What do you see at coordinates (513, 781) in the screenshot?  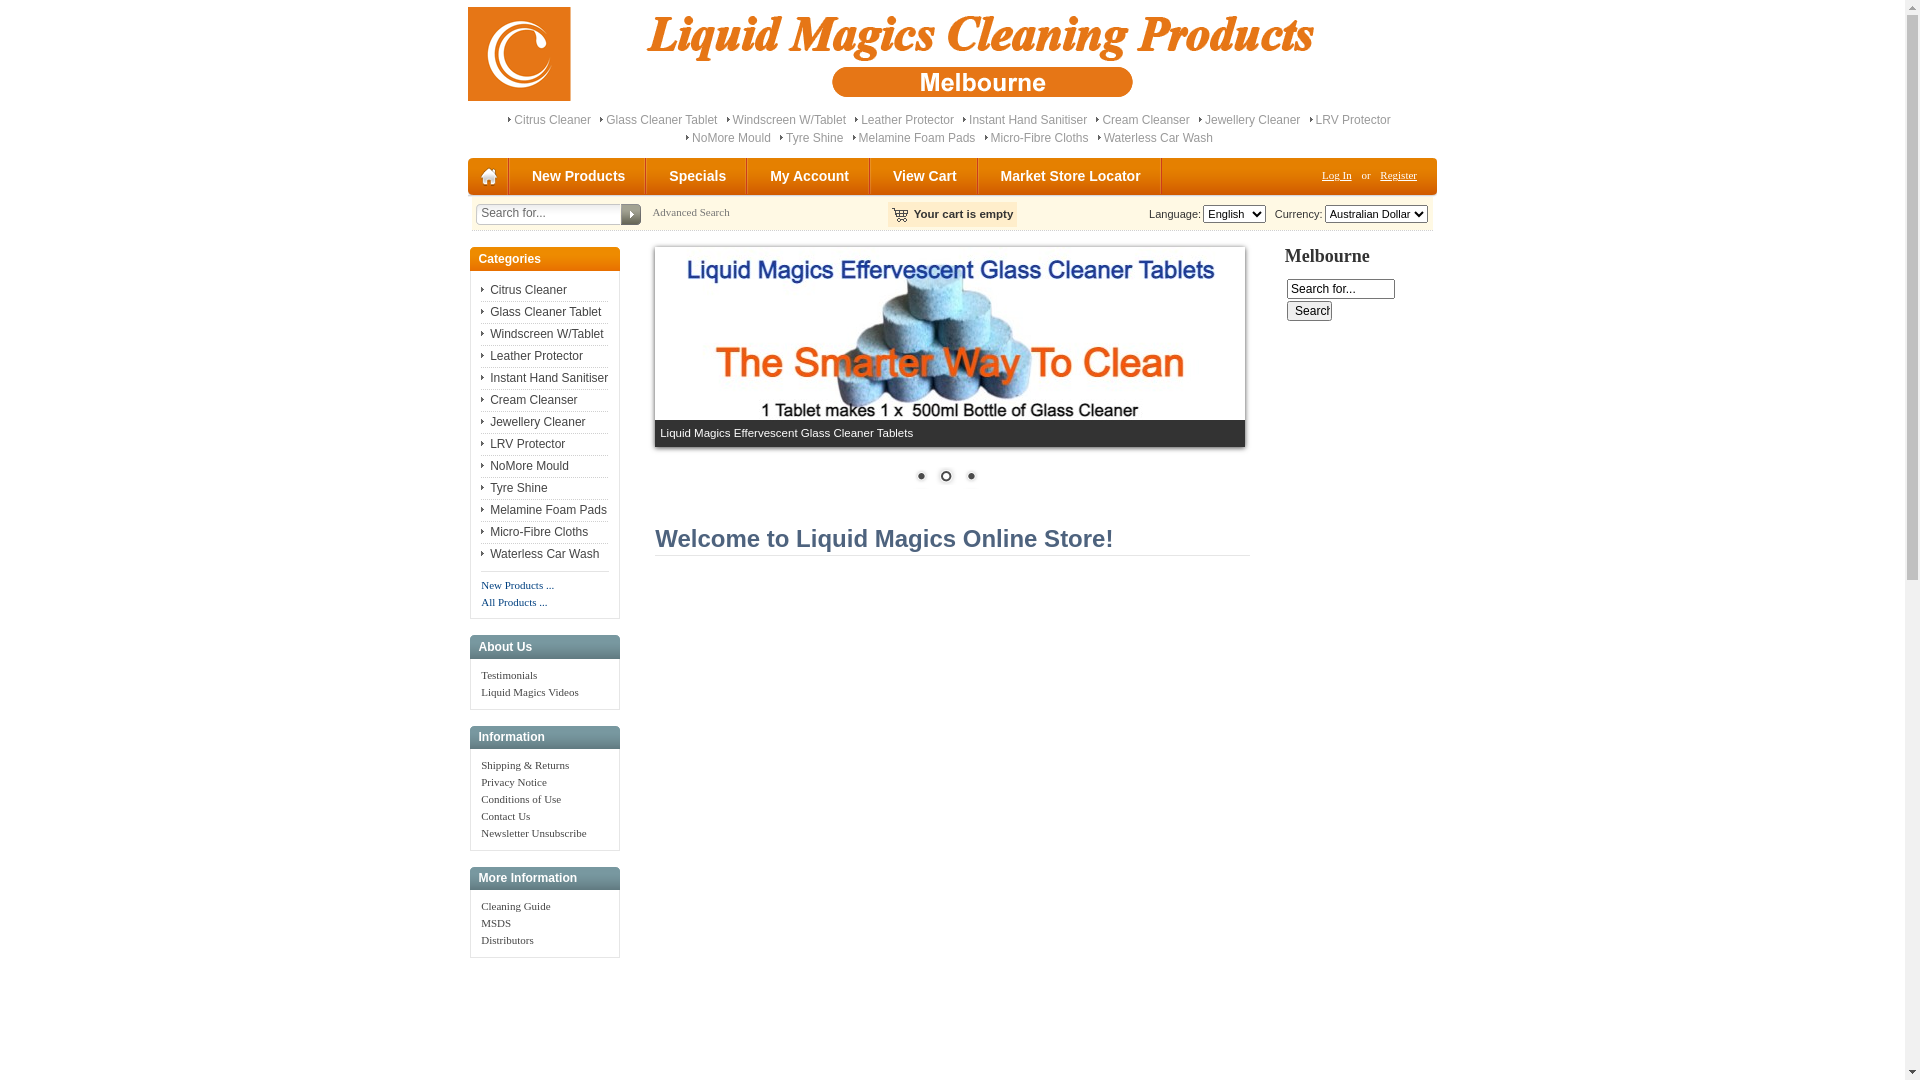 I see `'Privacy Notice'` at bounding box center [513, 781].